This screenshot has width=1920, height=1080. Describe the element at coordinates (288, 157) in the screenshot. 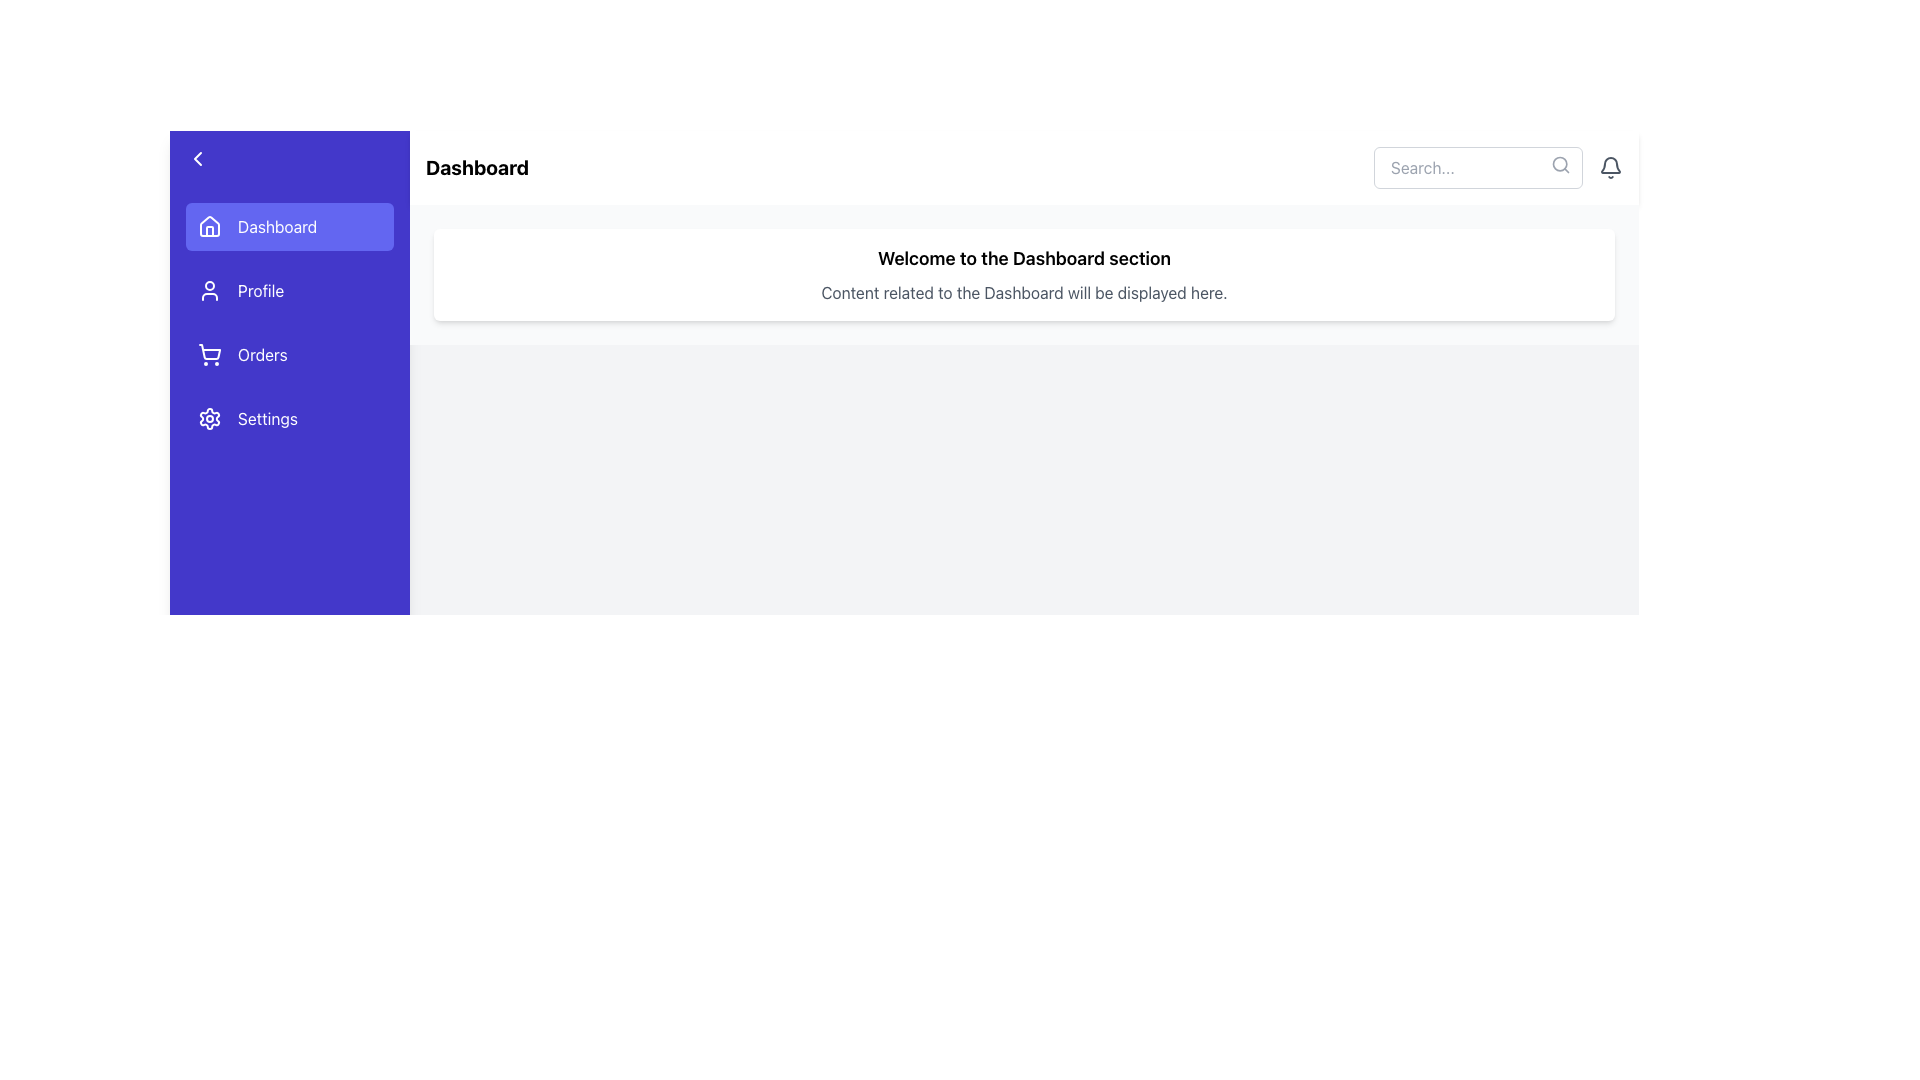

I see `the left-pointing arrow navigation button located at the top of the vertical blue navigation sidebar to receive a tooltip` at that location.